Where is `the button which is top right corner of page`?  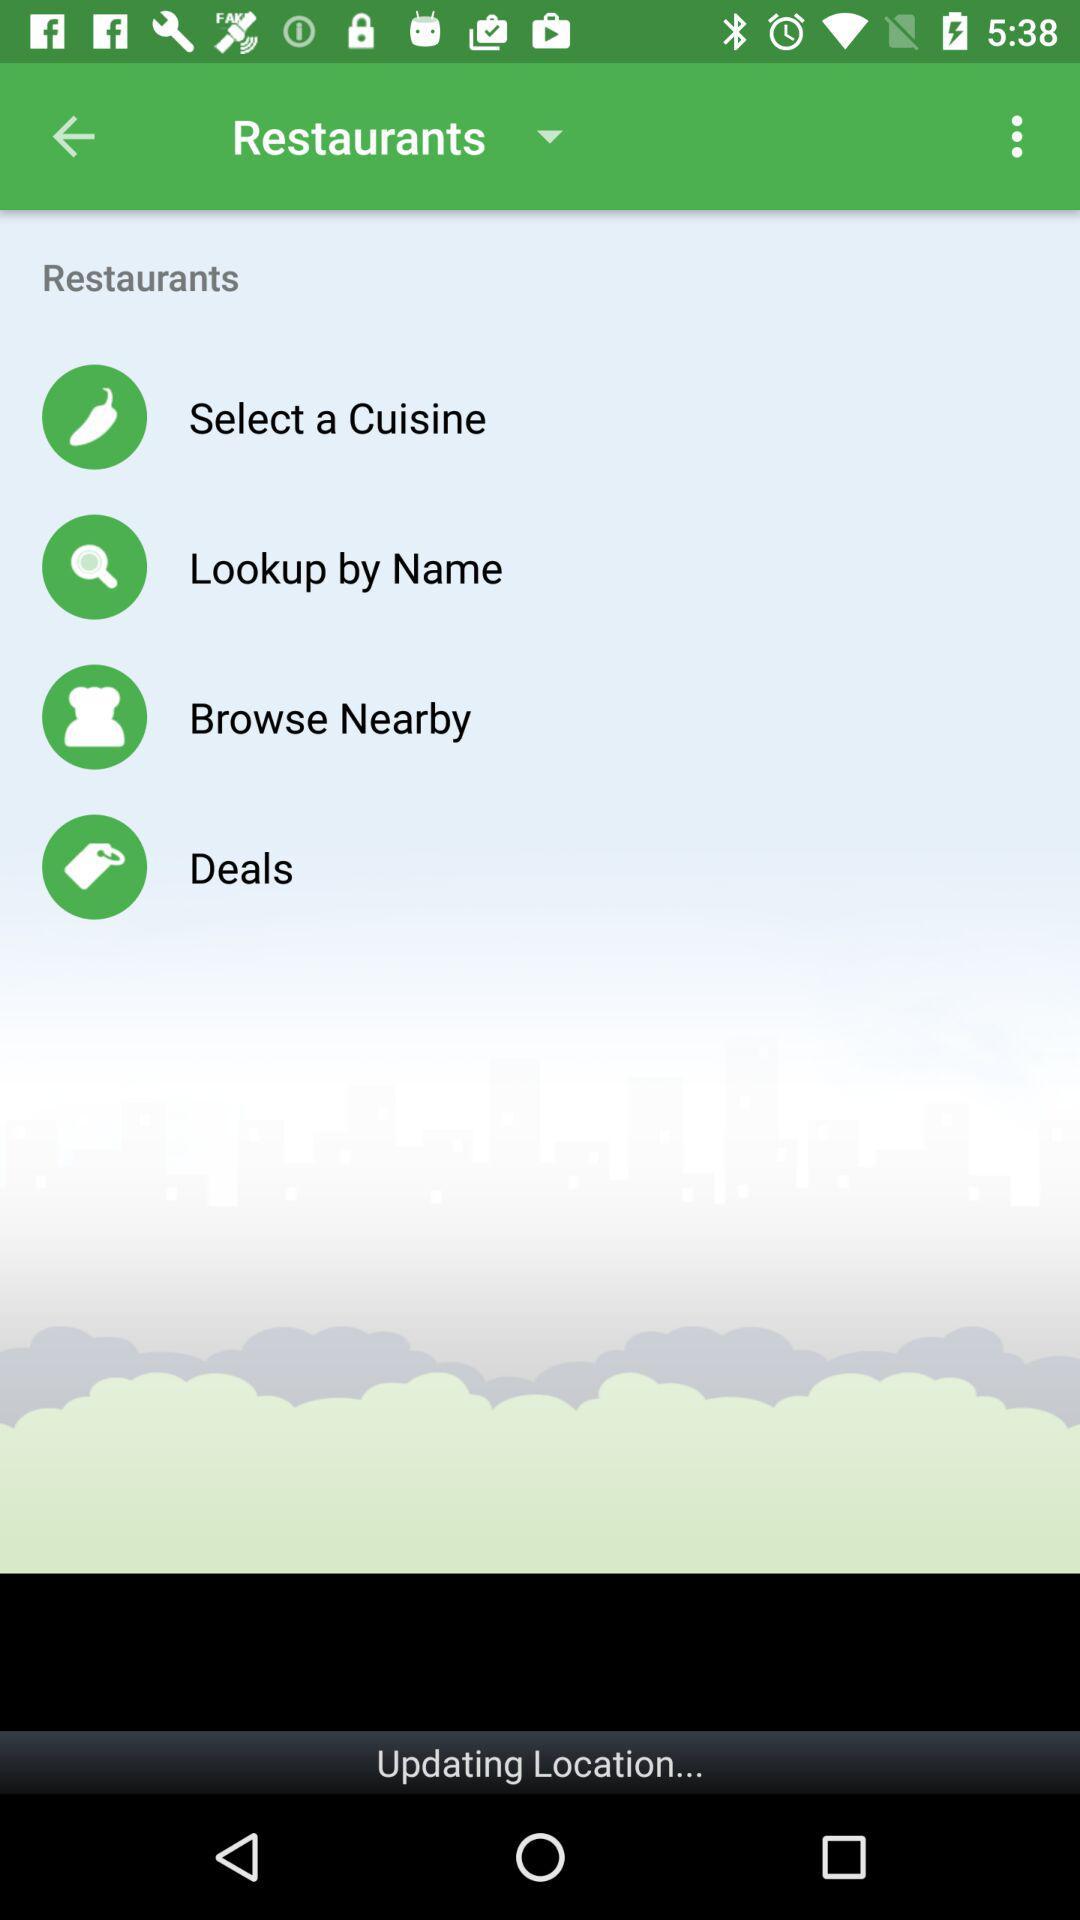
the button which is top right corner of page is located at coordinates (1017, 136).